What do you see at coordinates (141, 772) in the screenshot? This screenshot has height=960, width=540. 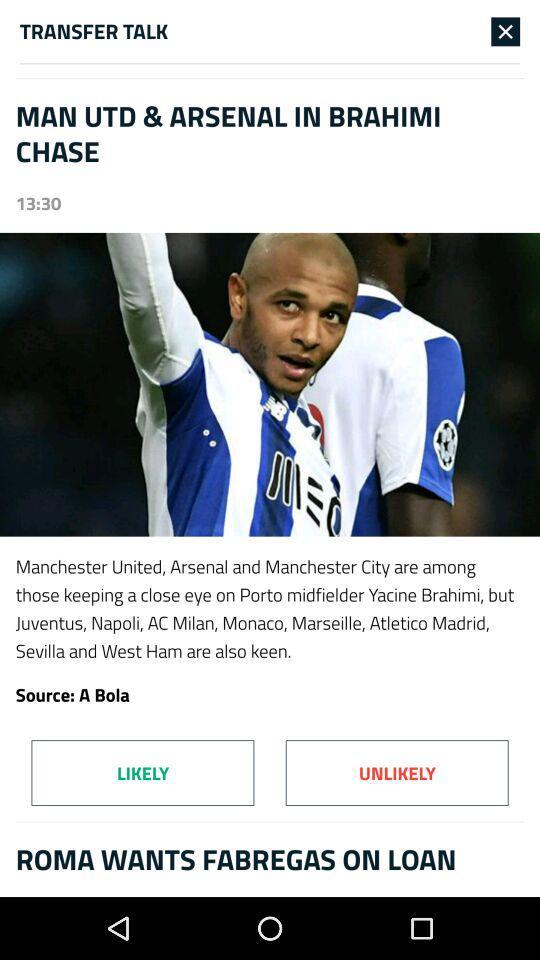 I see `icon below source: a bola icon` at bounding box center [141, 772].